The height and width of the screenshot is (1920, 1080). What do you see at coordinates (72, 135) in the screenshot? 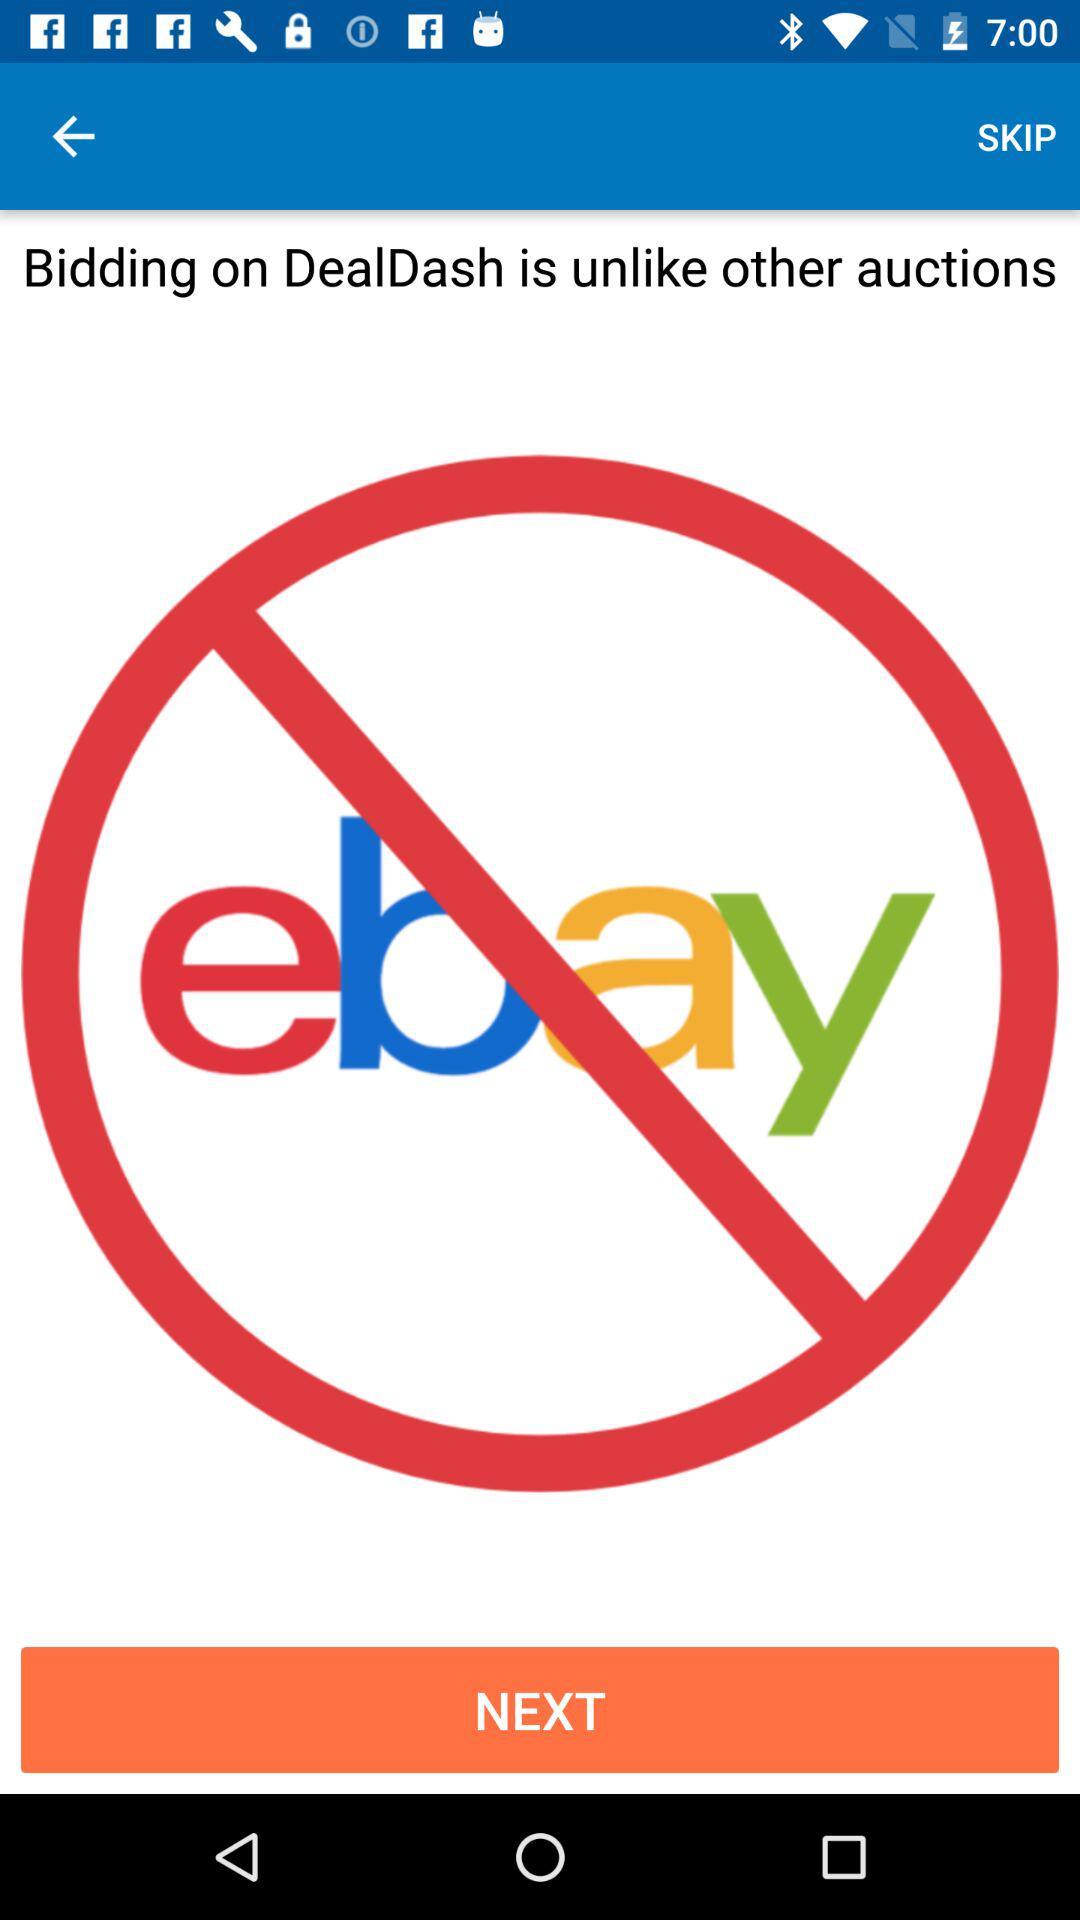
I see `item to the left of the skip item` at bounding box center [72, 135].